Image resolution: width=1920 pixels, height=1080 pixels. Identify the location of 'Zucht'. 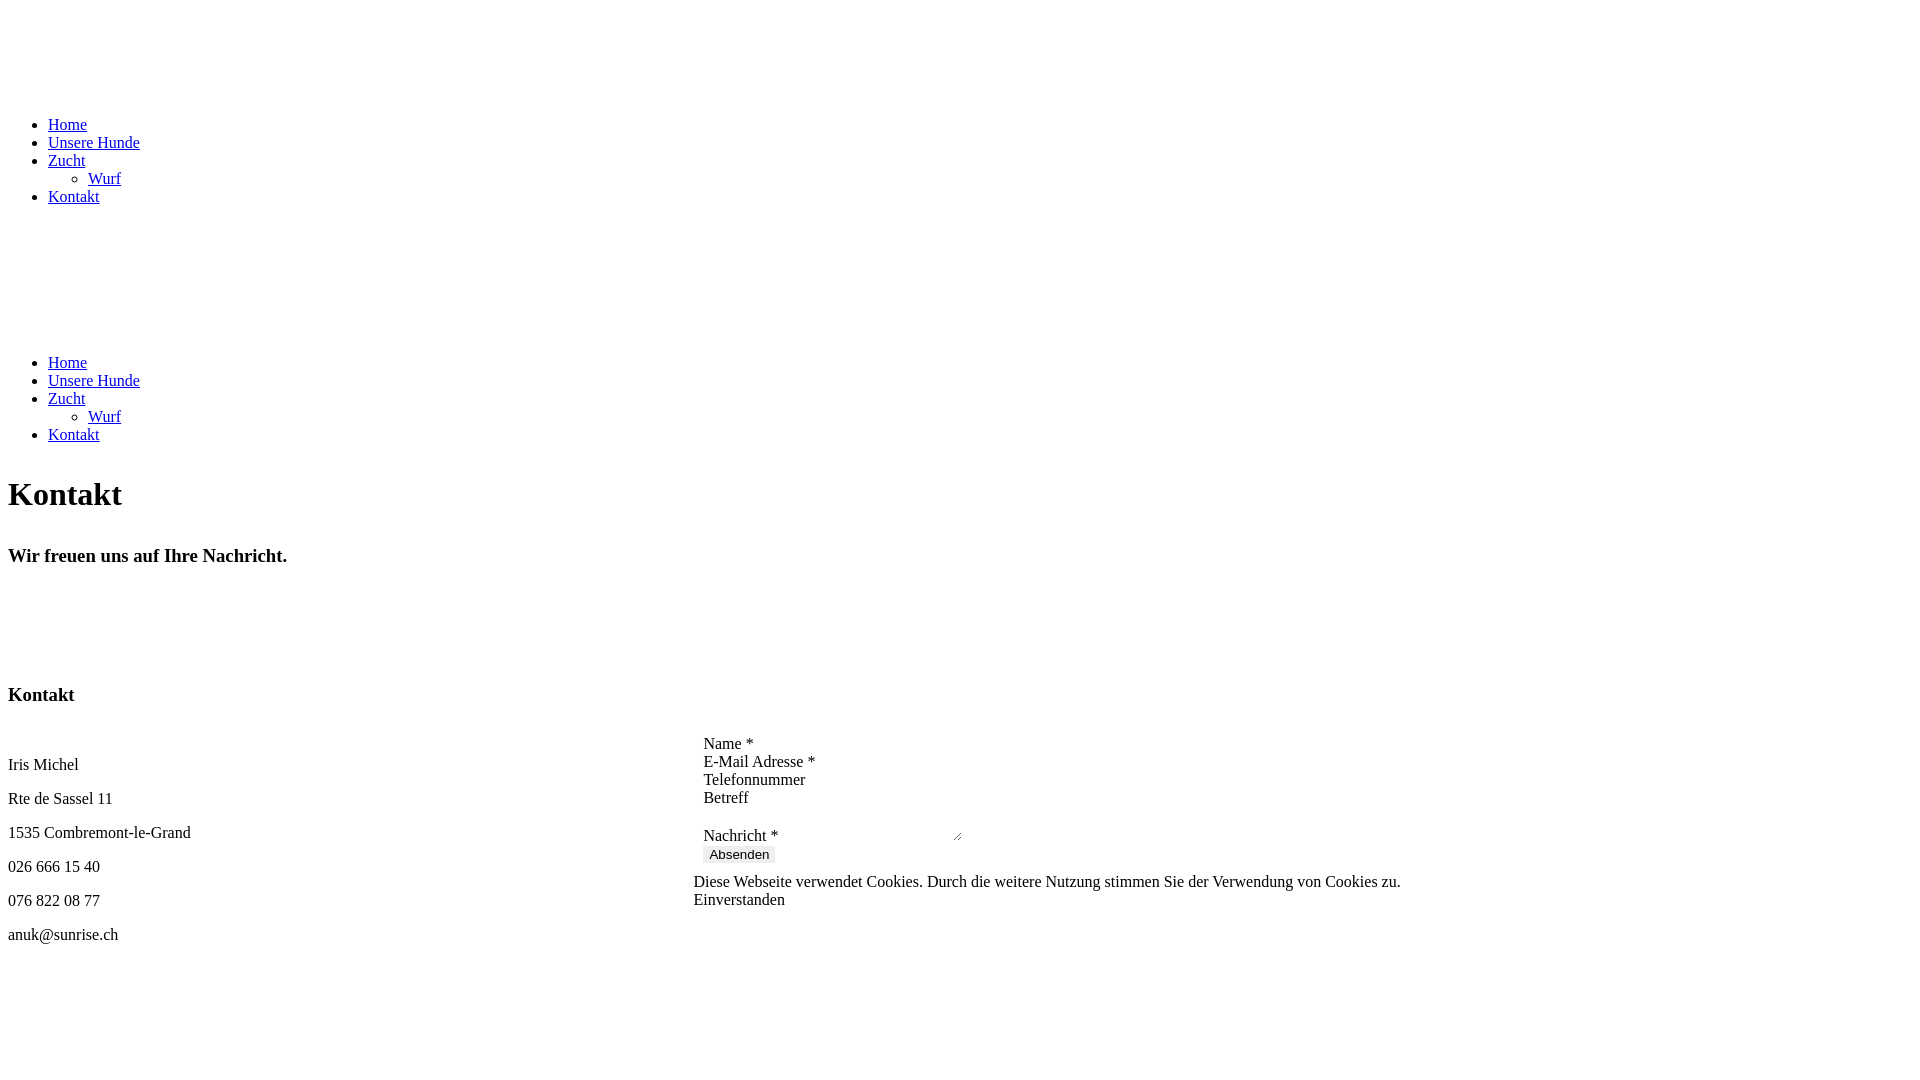
(66, 159).